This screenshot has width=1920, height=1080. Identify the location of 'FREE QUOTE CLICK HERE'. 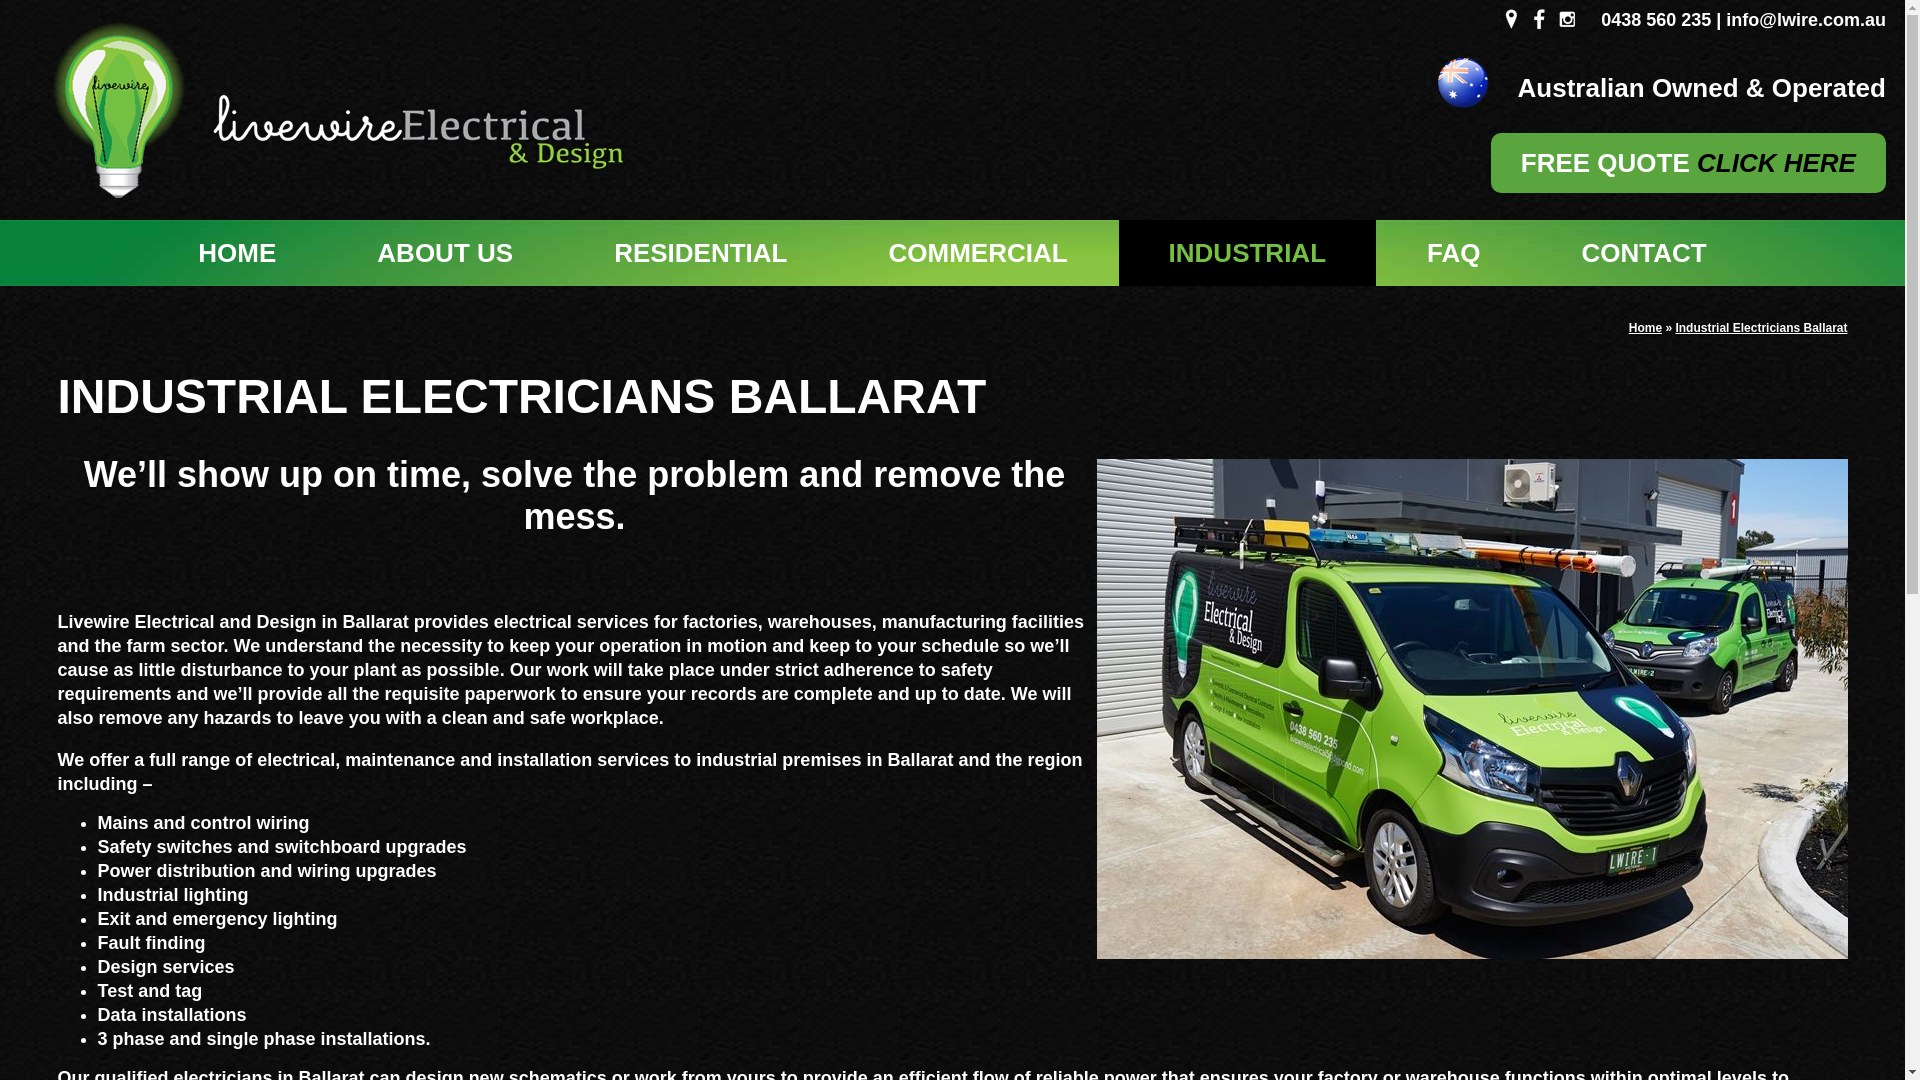
(1687, 161).